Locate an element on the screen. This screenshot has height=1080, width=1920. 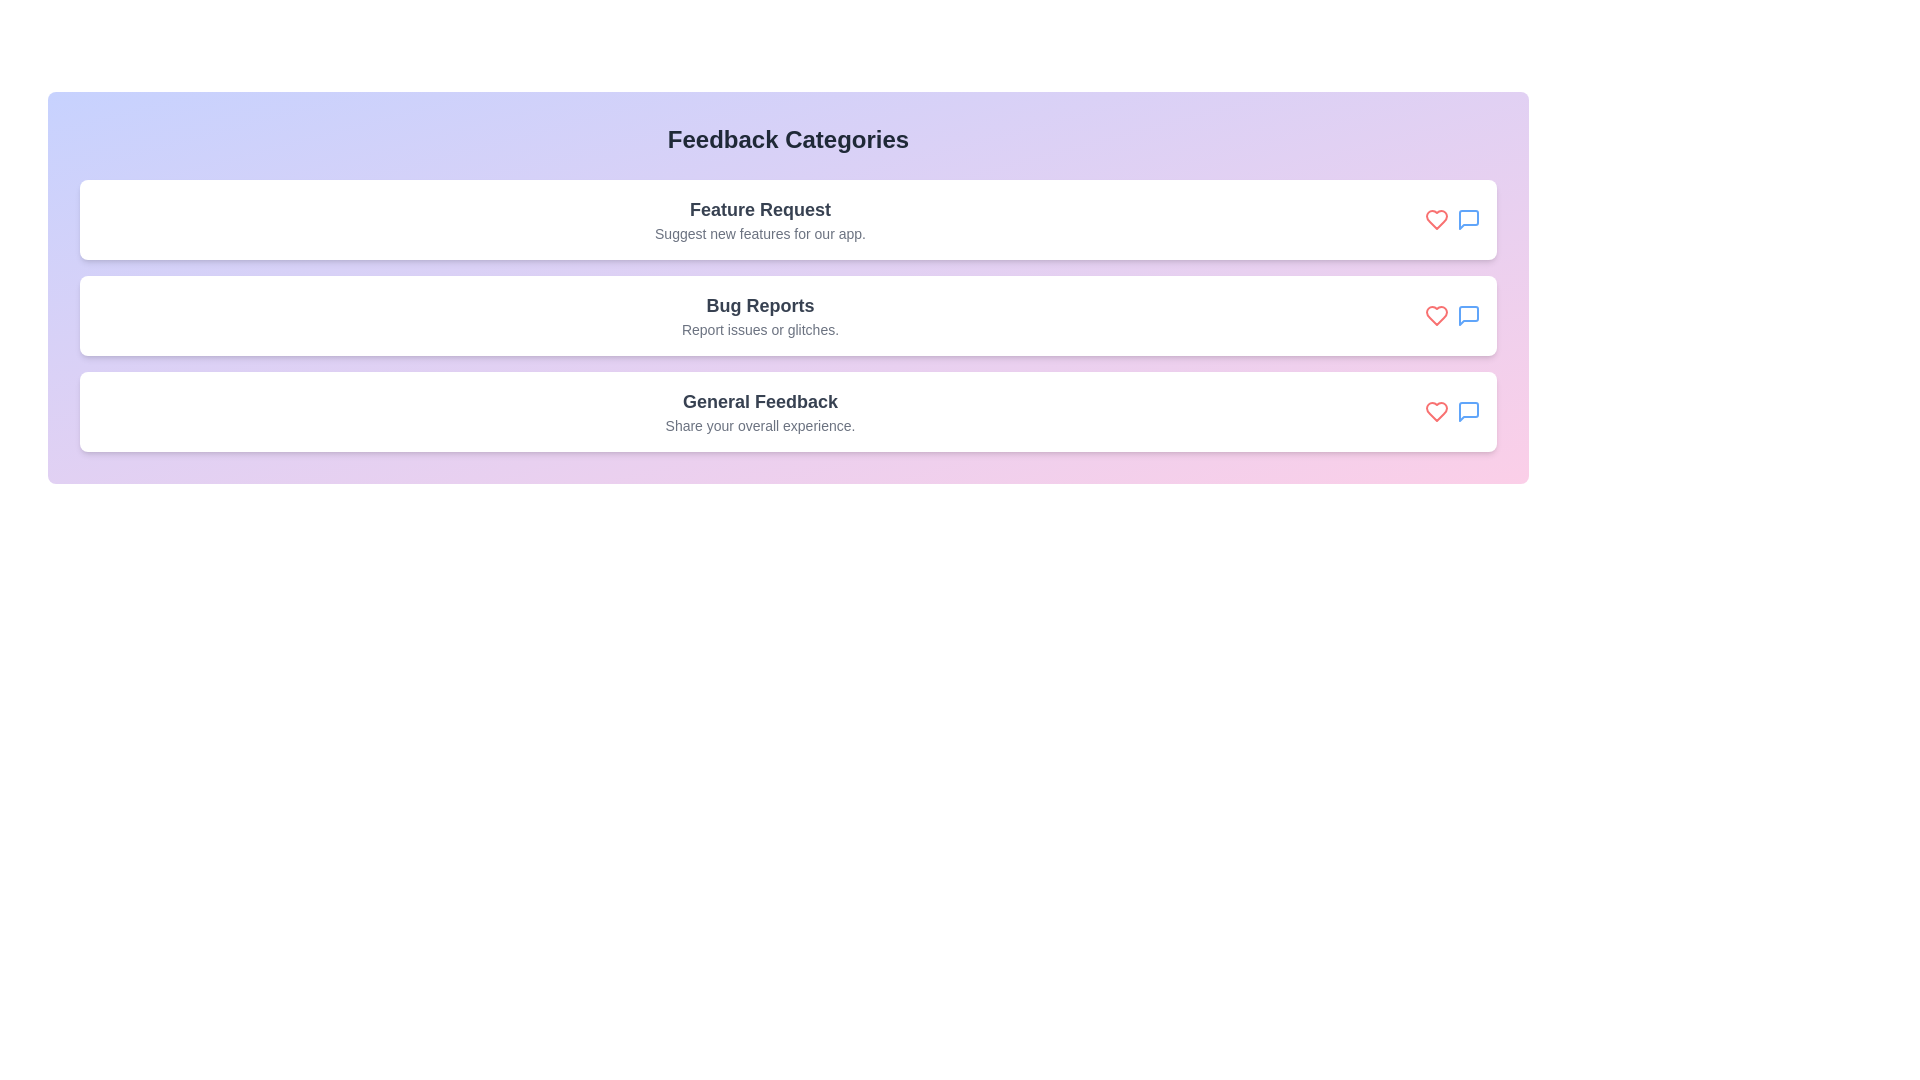
the like icon for the feedback category General Feedback is located at coordinates (1435, 411).